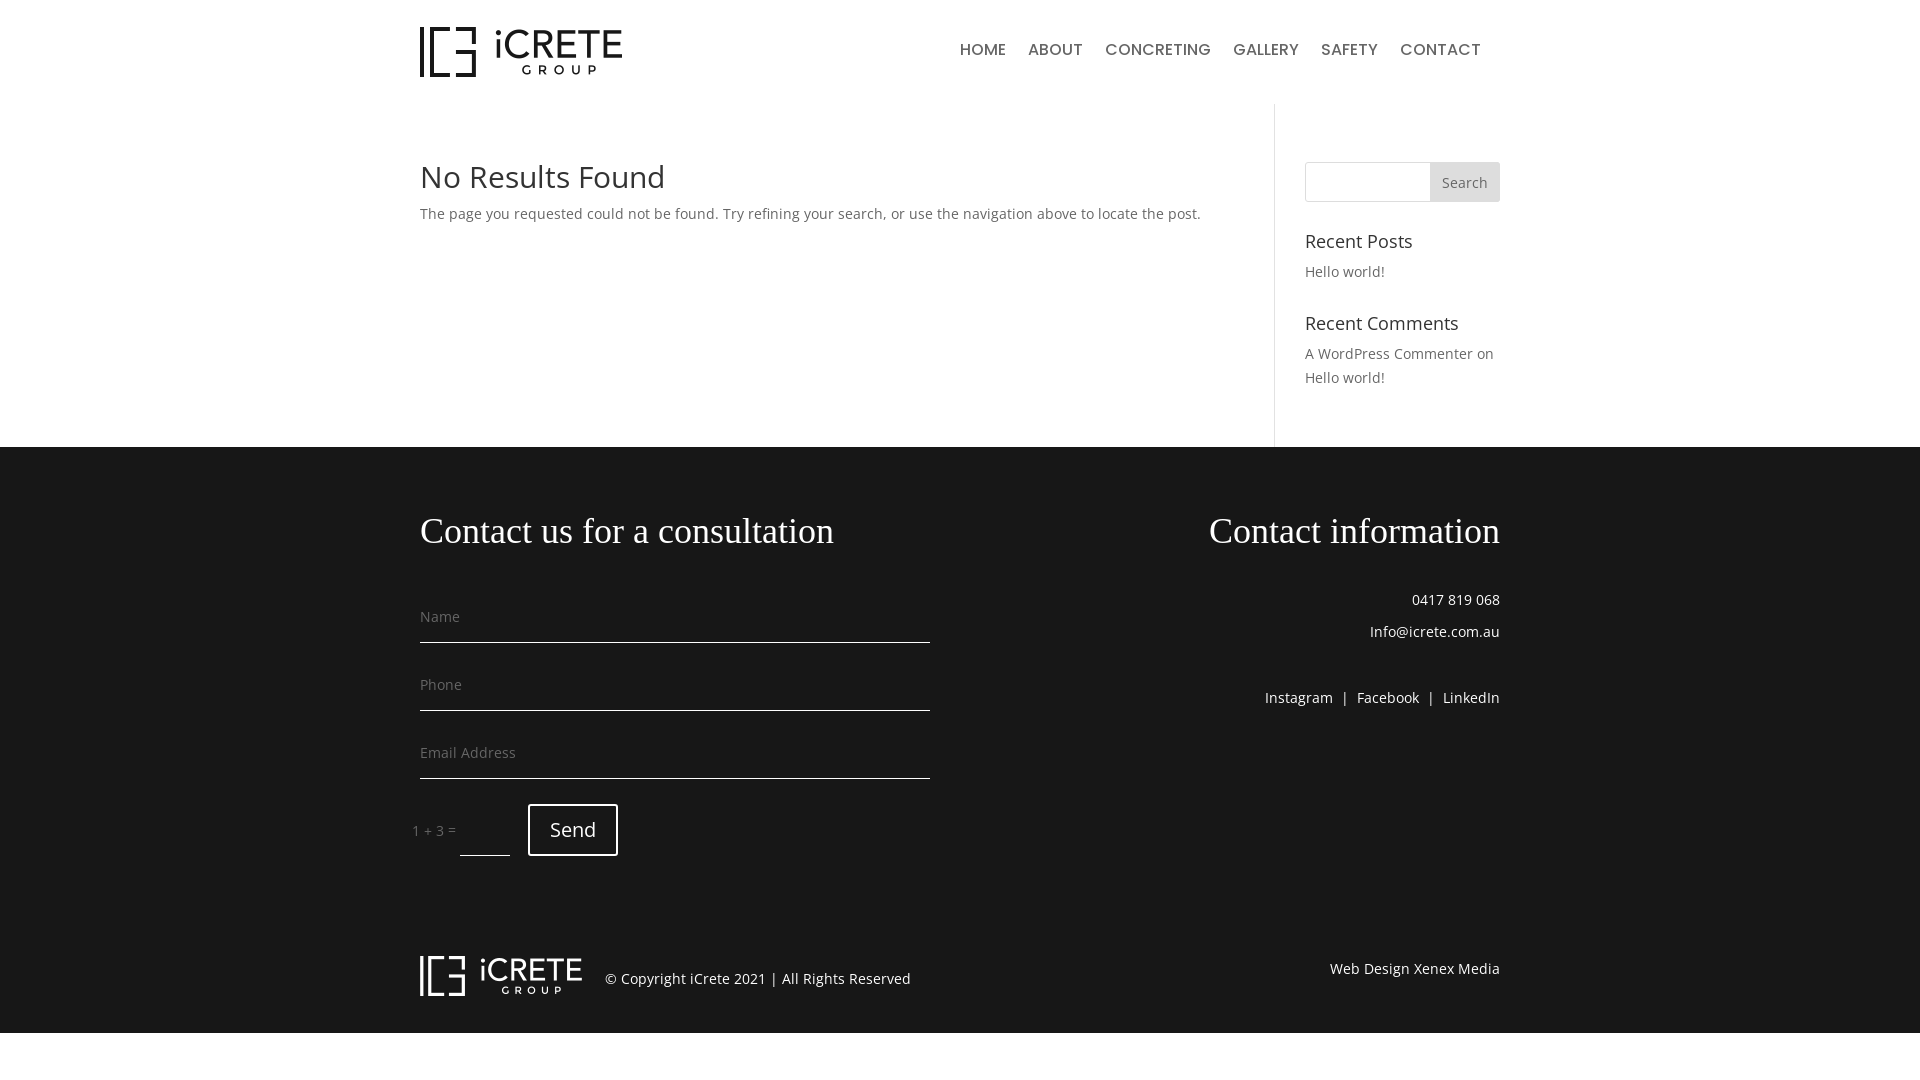  I want to click on 'Facebook', so click(1386, 696).